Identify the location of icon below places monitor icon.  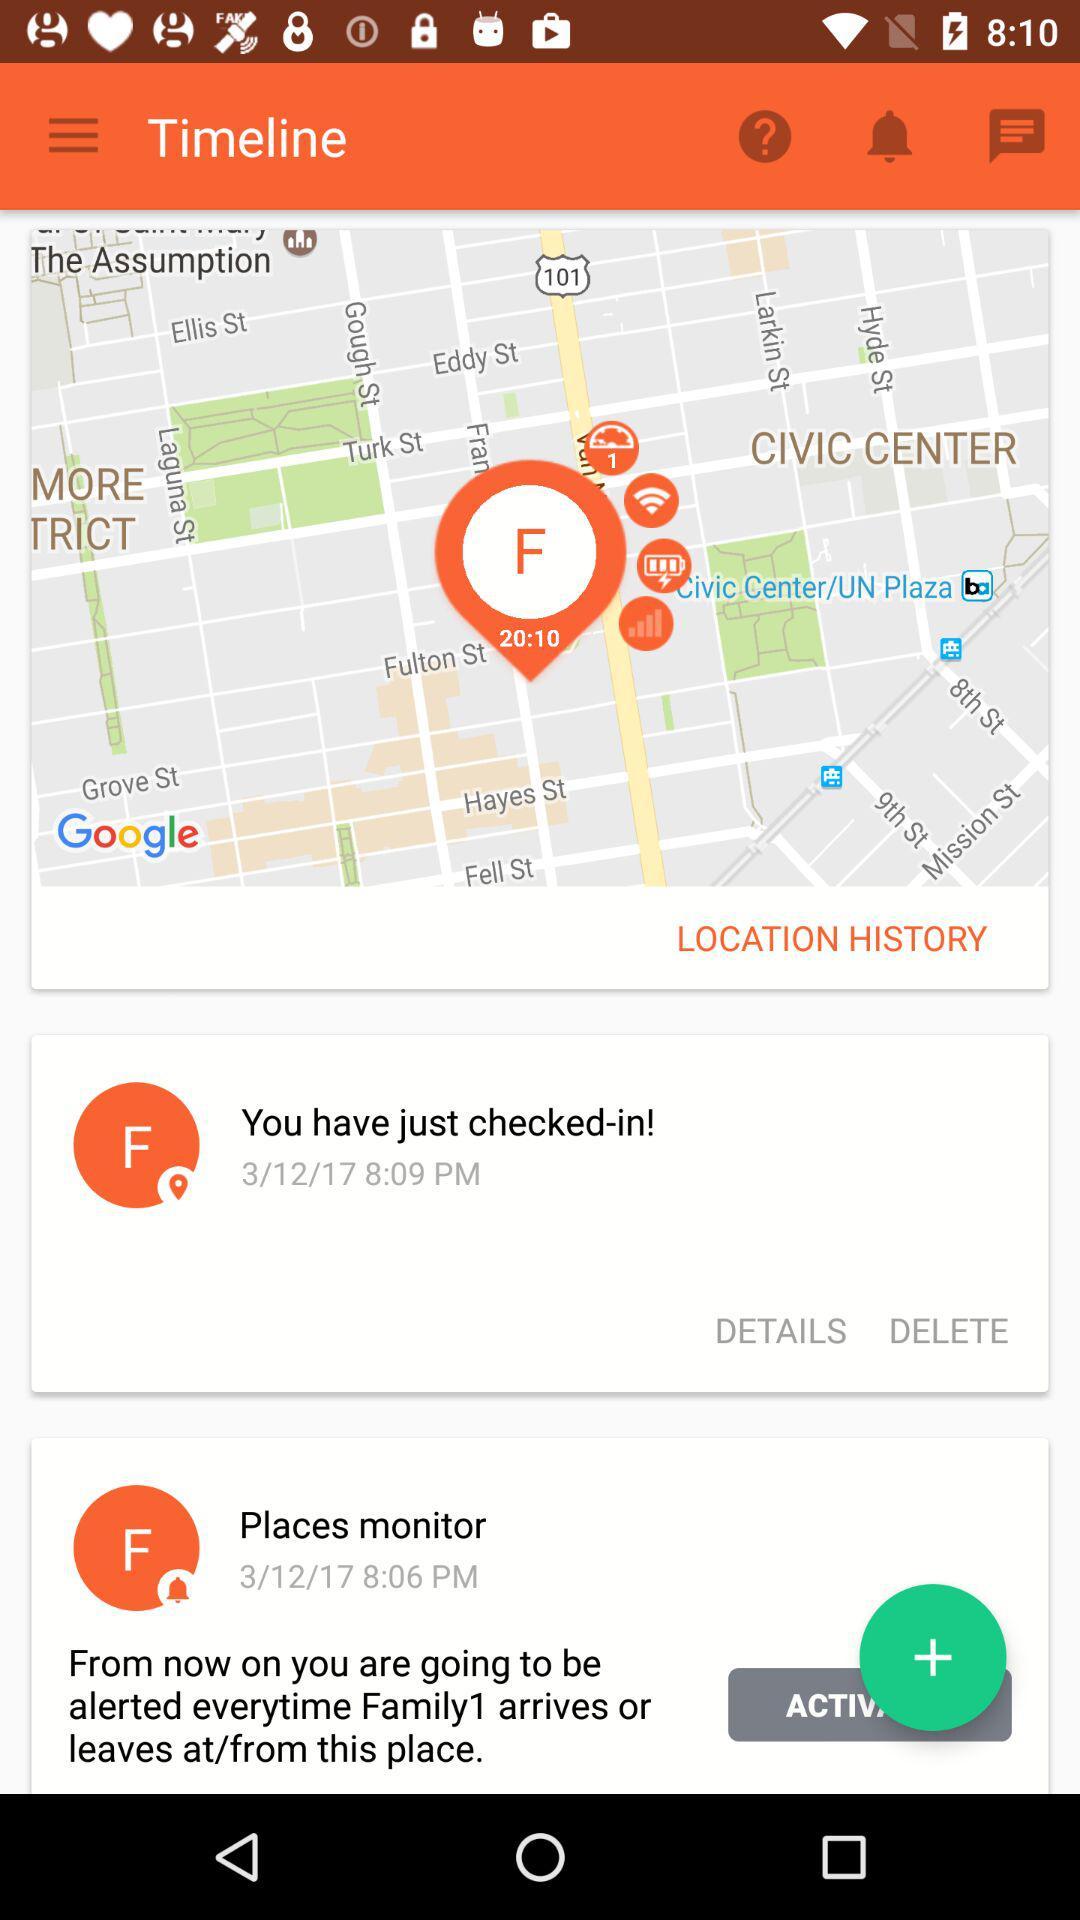
(933, 1657).